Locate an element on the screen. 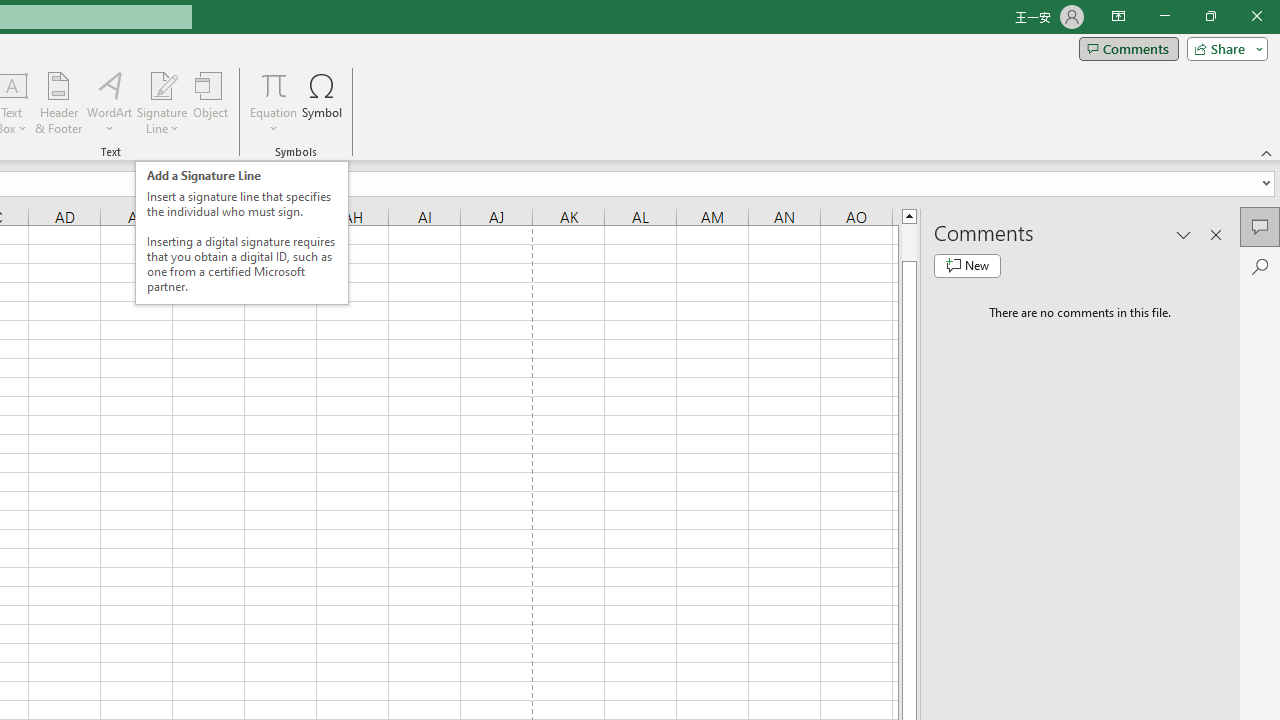  'Equation' is located at coordinates (272, 84).